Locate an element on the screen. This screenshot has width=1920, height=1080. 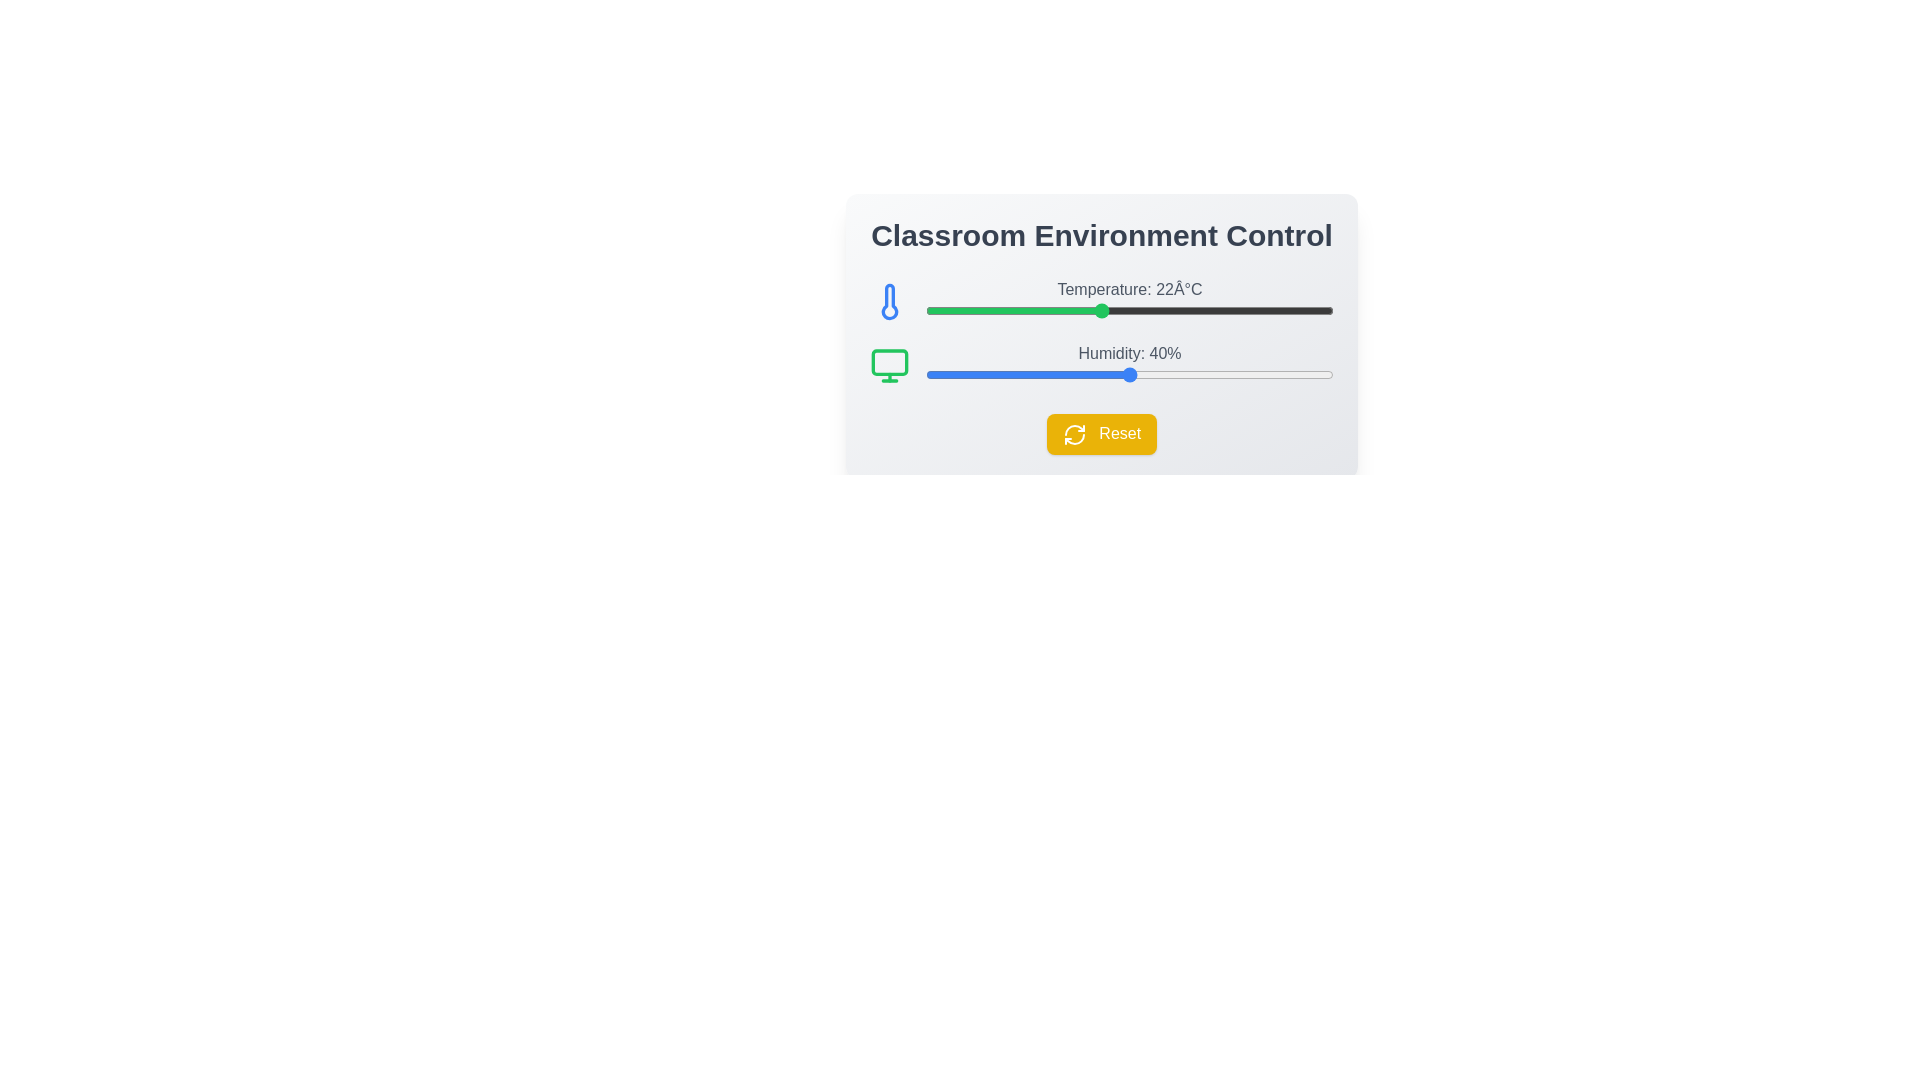
the humidity slider to set it to 36% is located at coordinates (1088, 374).